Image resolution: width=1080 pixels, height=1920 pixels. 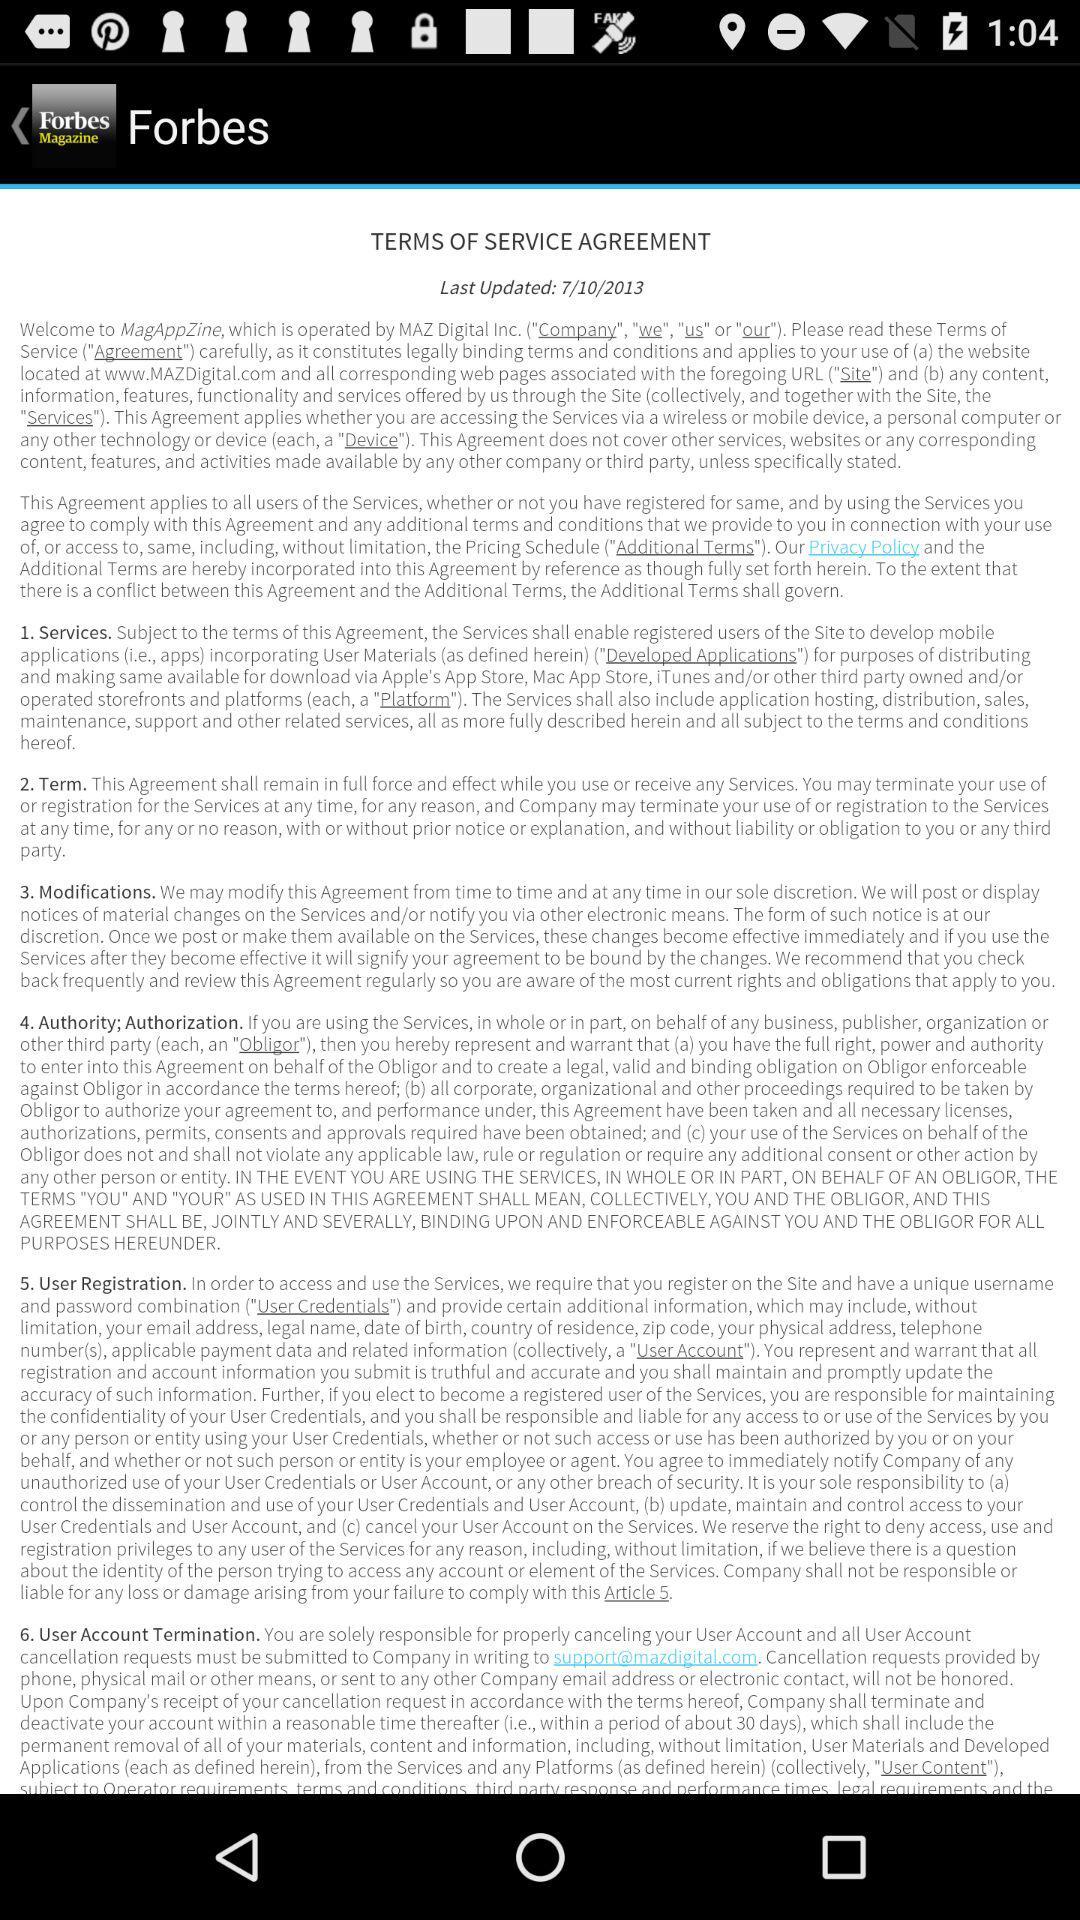 I want to click on paragraph the text, so click(x=540, y=991).